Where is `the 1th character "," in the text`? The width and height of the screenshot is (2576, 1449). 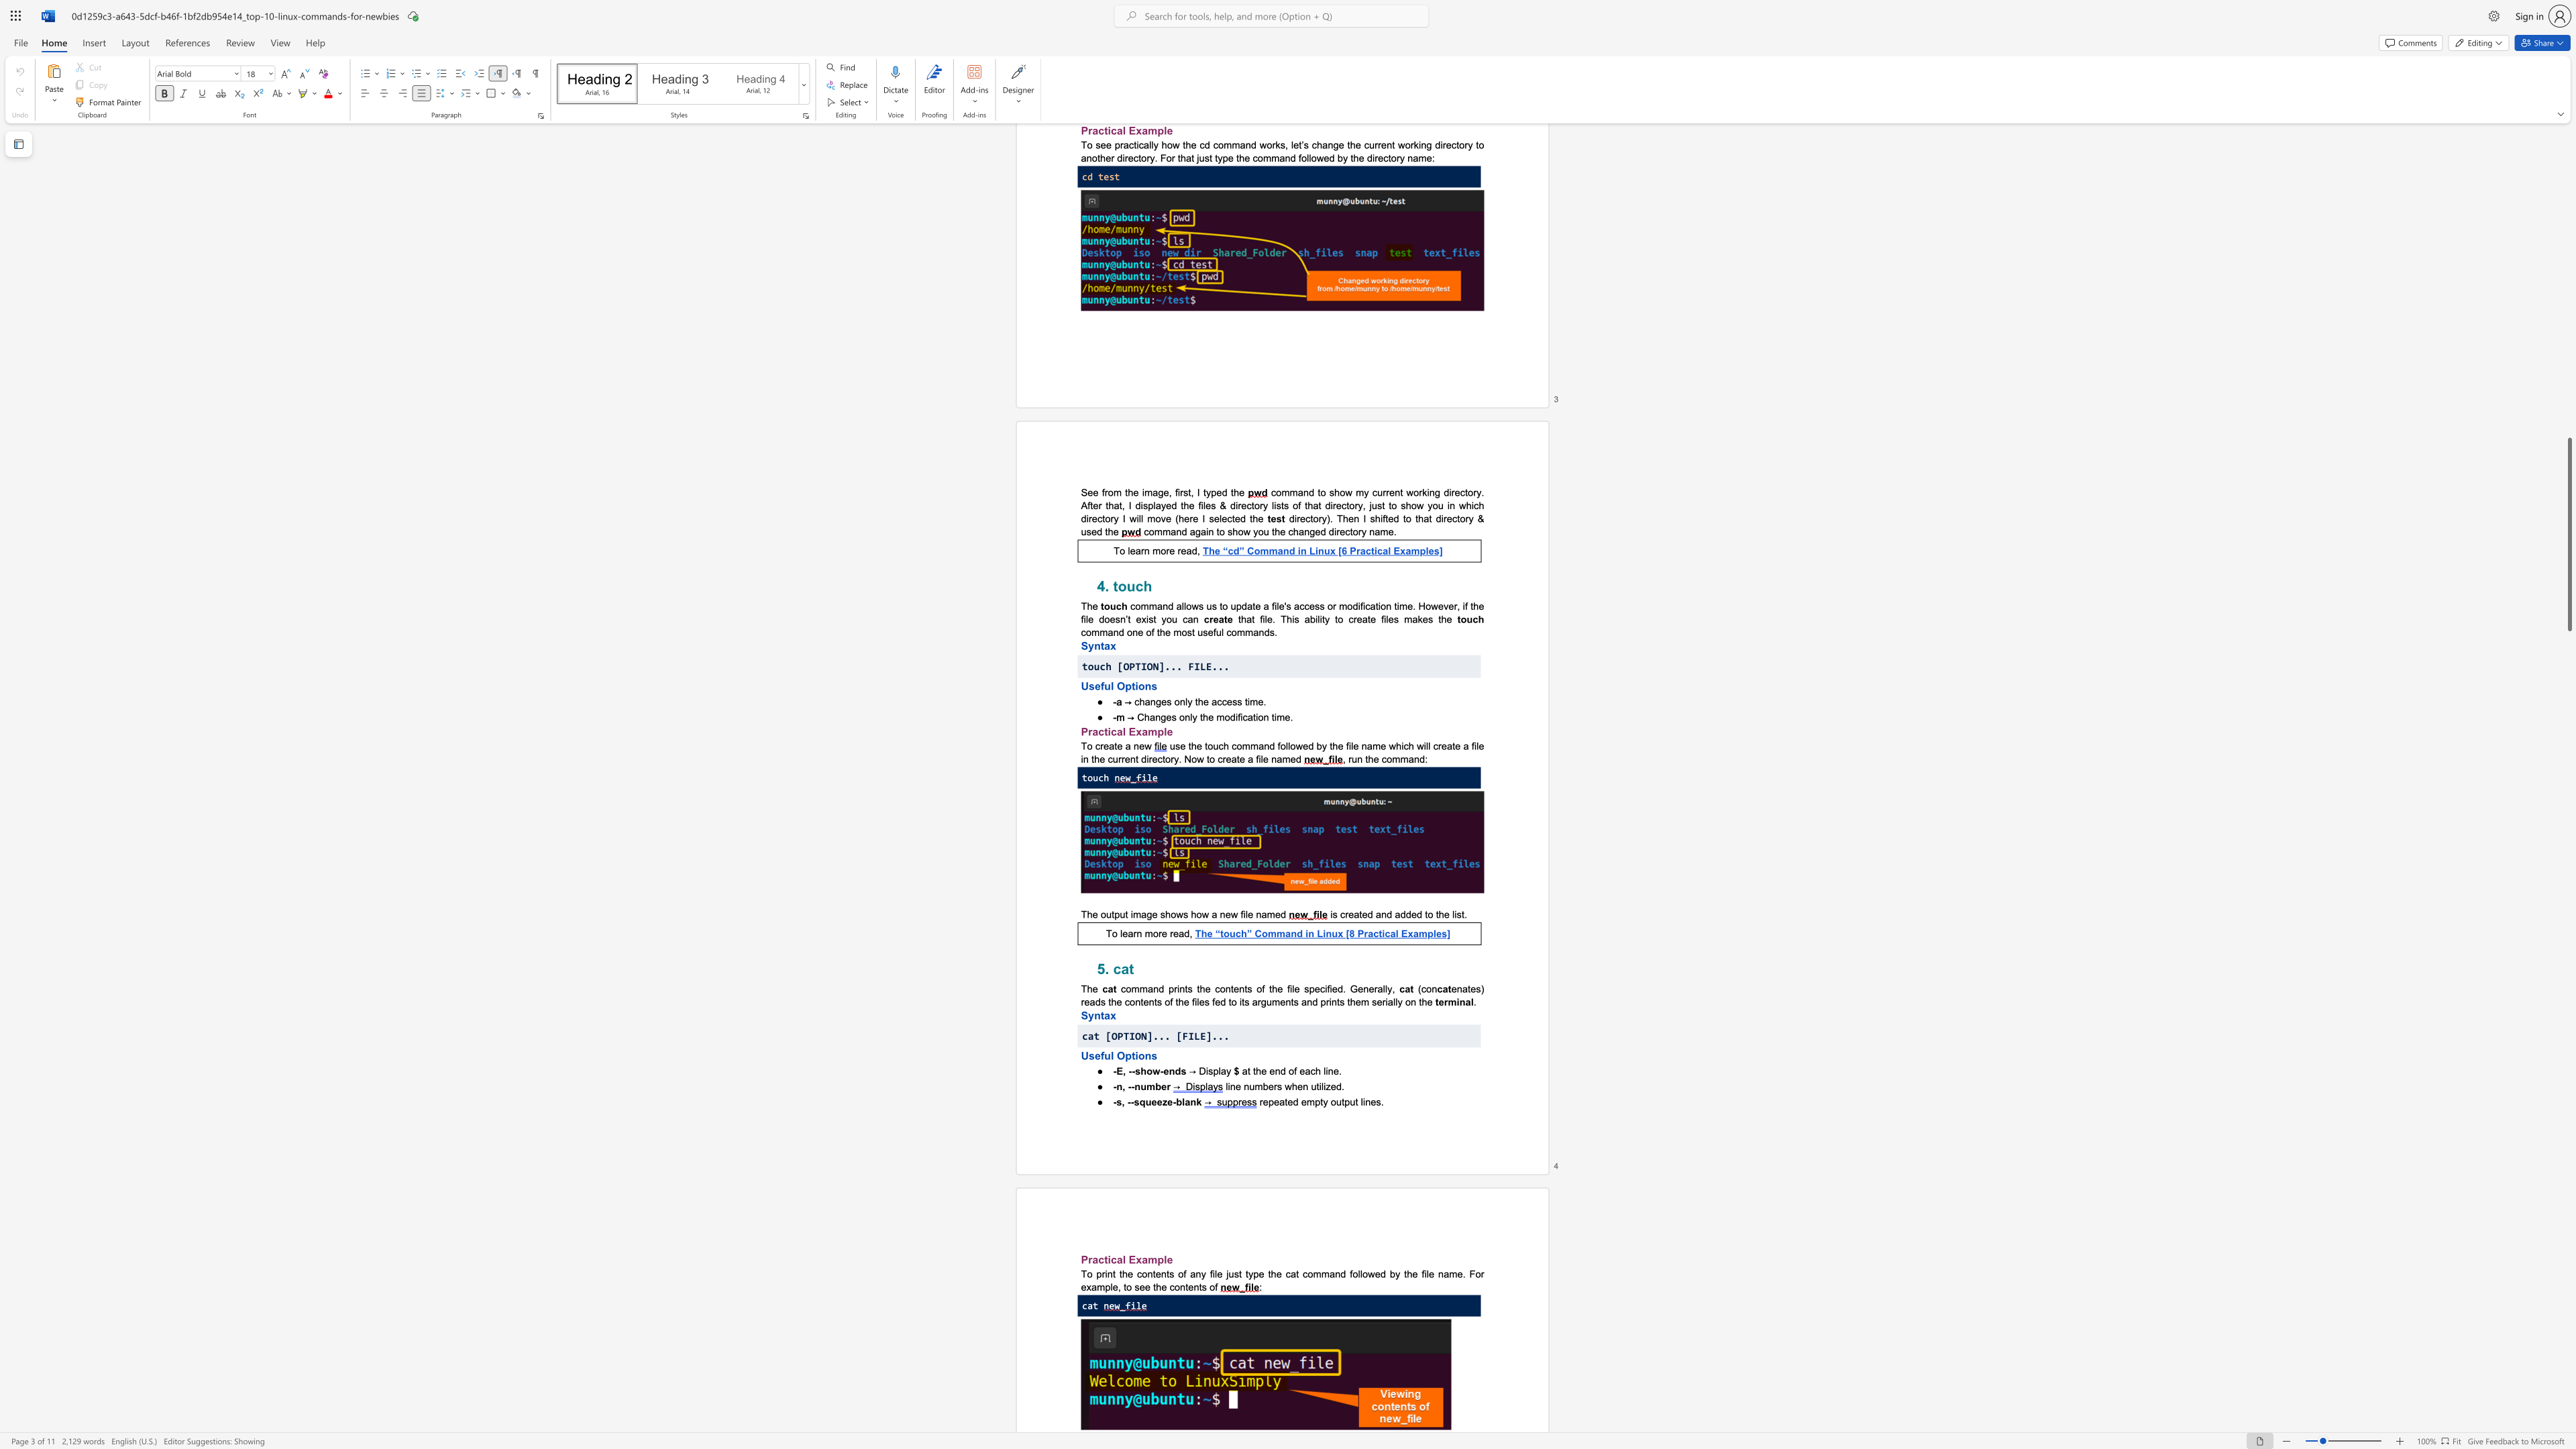
the 1th character "," in the text is located at coordinates (1124, 1071).